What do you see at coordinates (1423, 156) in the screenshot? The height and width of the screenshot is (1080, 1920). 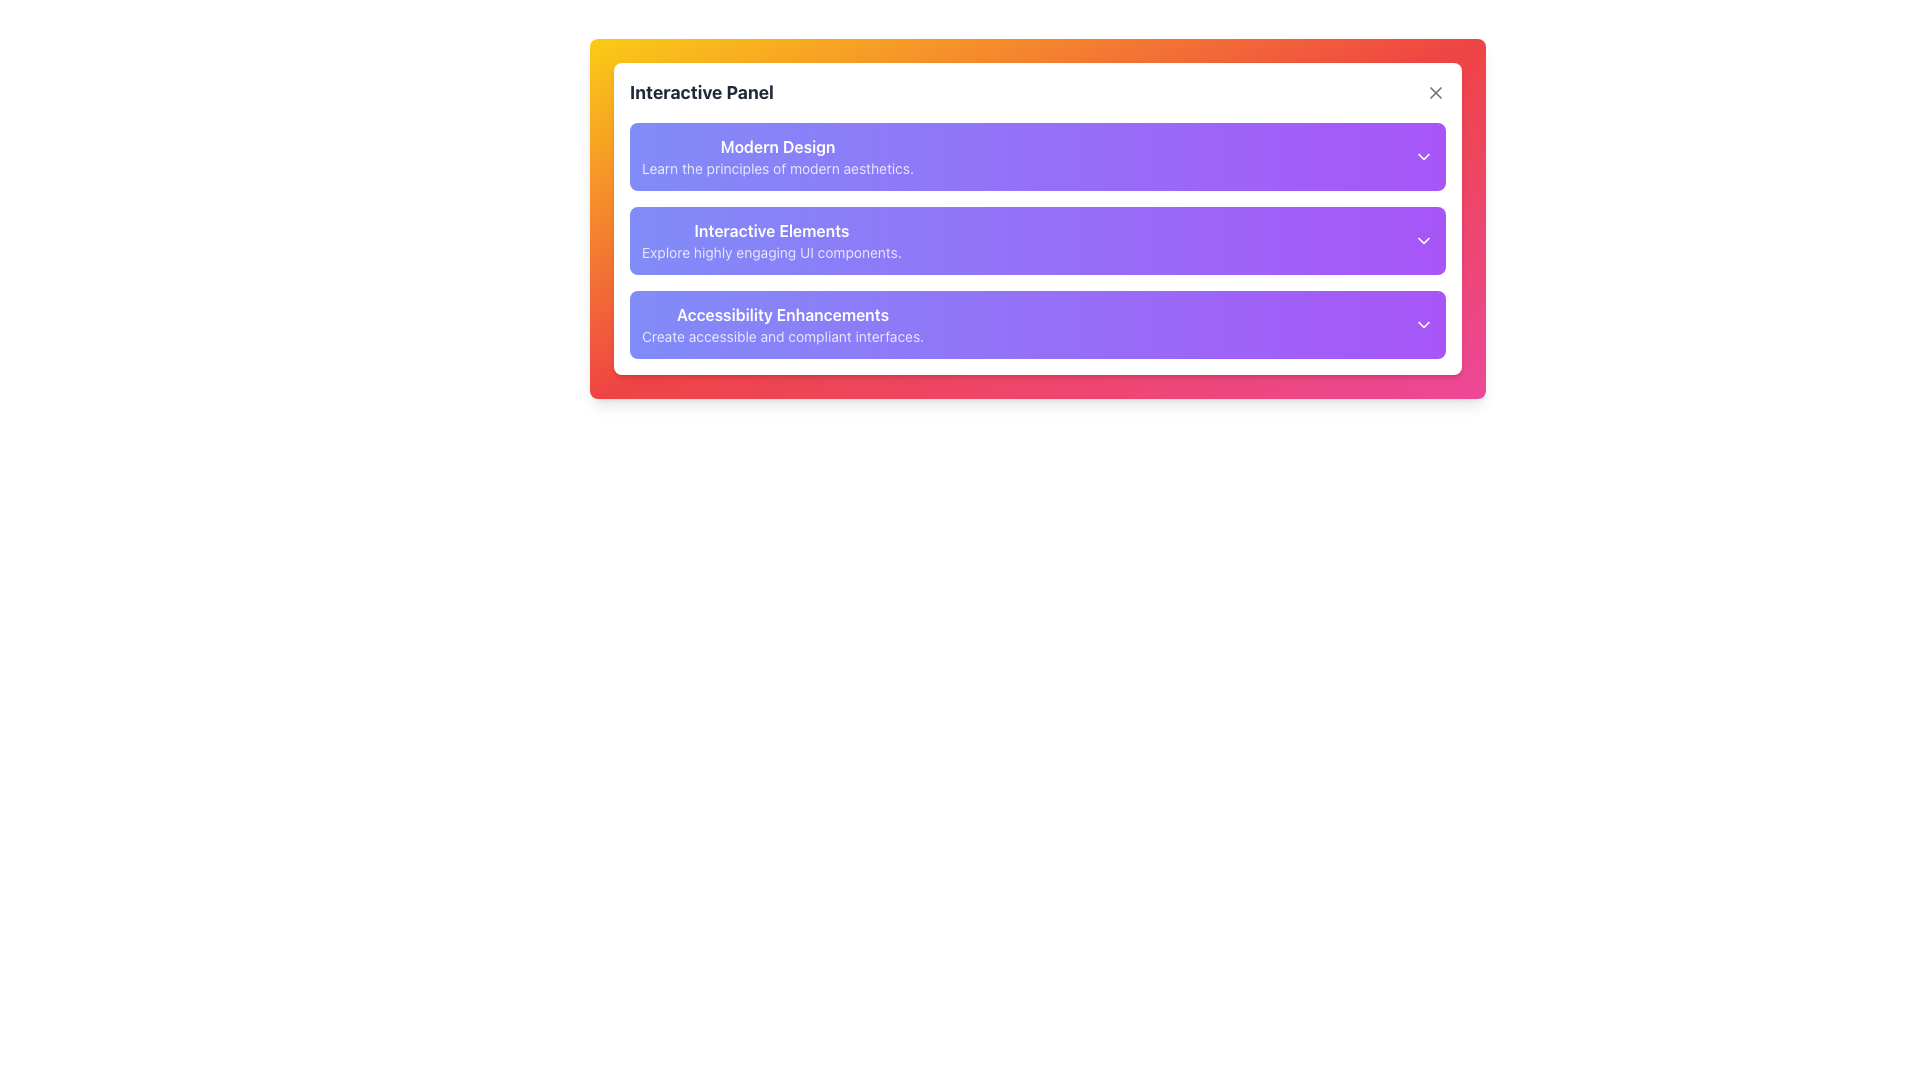 I see `the small triangular downward-facing arrow icon, which serves as a dropdown indicator in the 'Modern Design' section of the interface` at bounding box center [1423, 156].